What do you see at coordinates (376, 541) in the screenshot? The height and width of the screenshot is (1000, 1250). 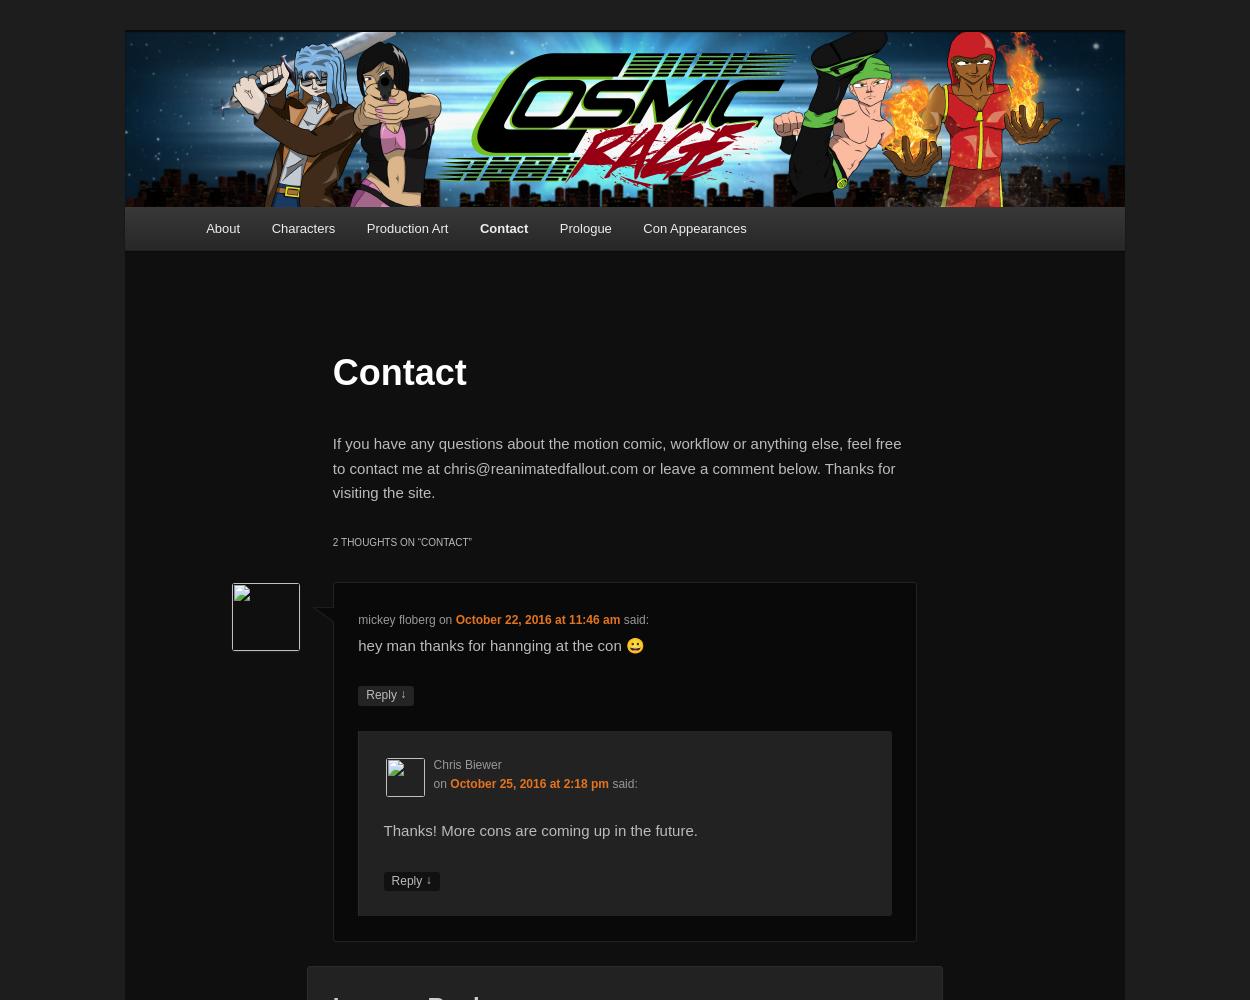 I see `'2 thoughts on “'` at bounding box center [376, 541].